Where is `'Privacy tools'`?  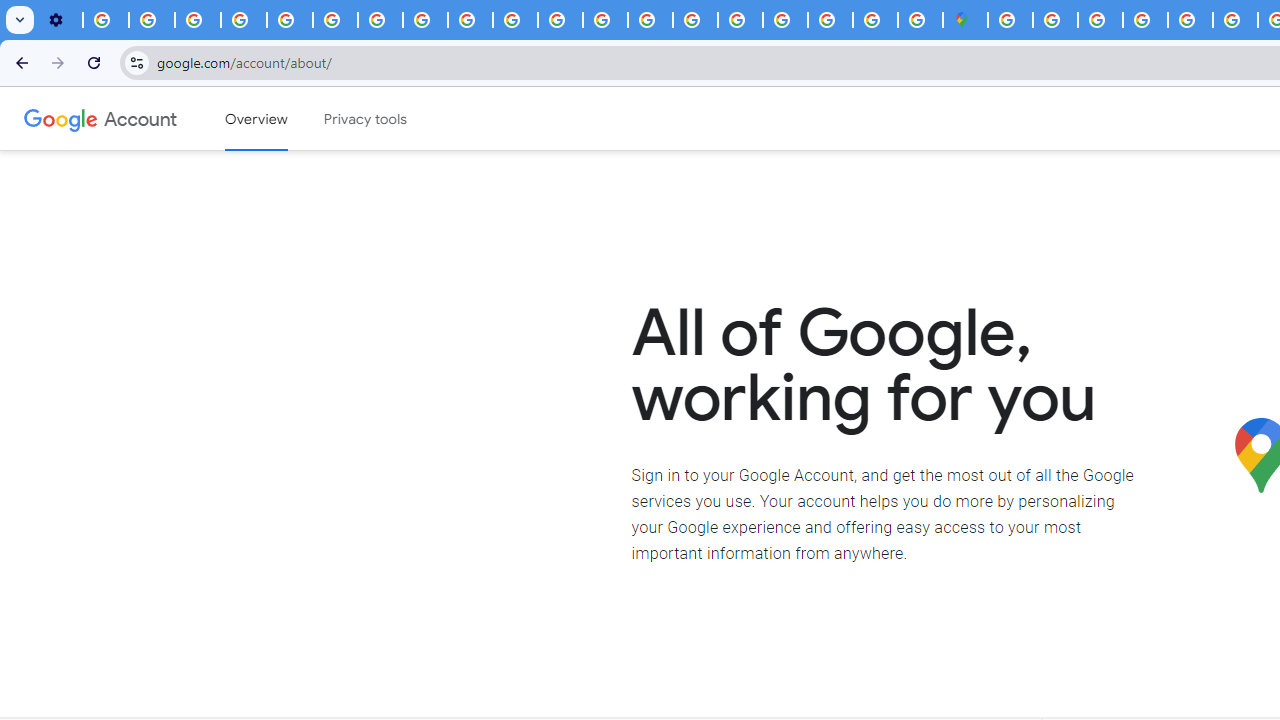 'Privacy tools' is located at coordinates (366, 119).